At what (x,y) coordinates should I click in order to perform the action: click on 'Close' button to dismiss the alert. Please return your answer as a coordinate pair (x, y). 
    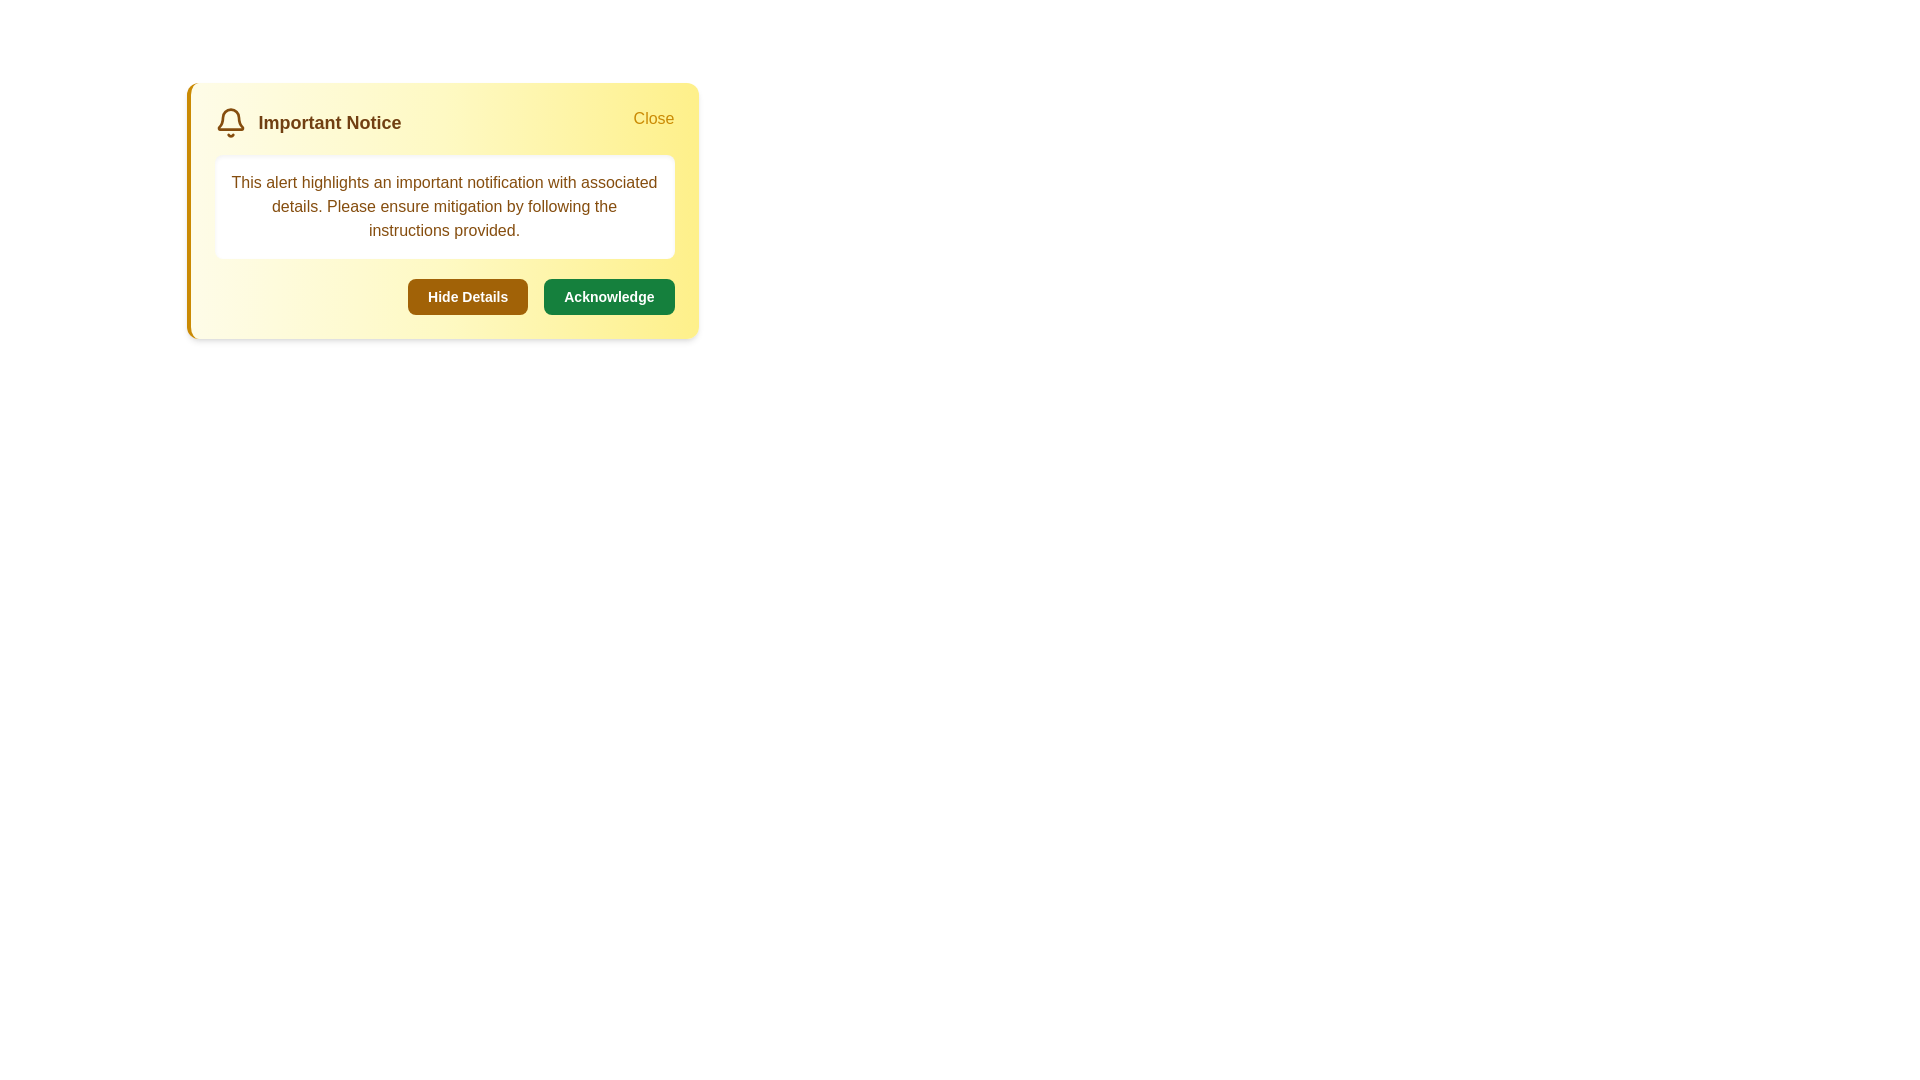
    Looking at the image, I should click on (653, 119).